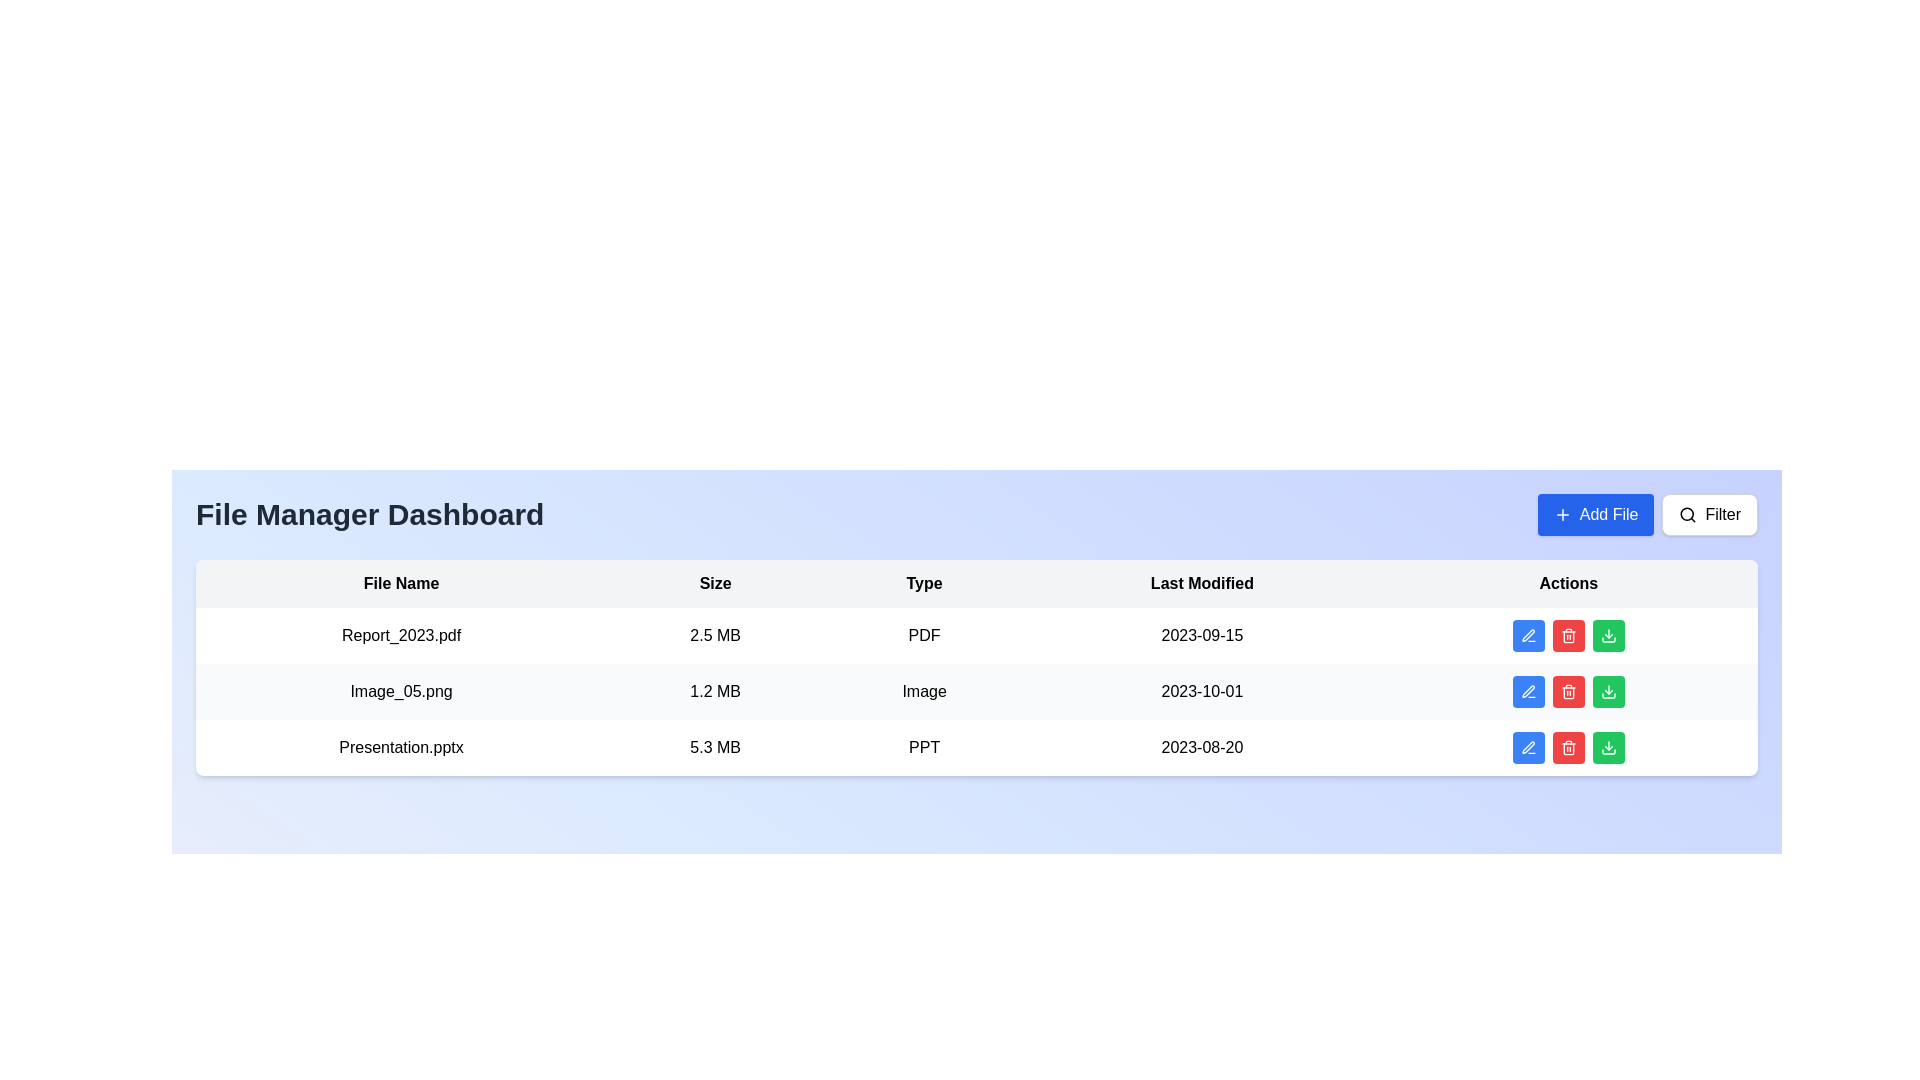  Describe the element at coordinates (1527, 636) in the screenshot. I see `the blue button with a pen or edit icon in the actions section of the file management dashboard to initiate edit mode for the second file entry ('Image_05.png')` at that location.